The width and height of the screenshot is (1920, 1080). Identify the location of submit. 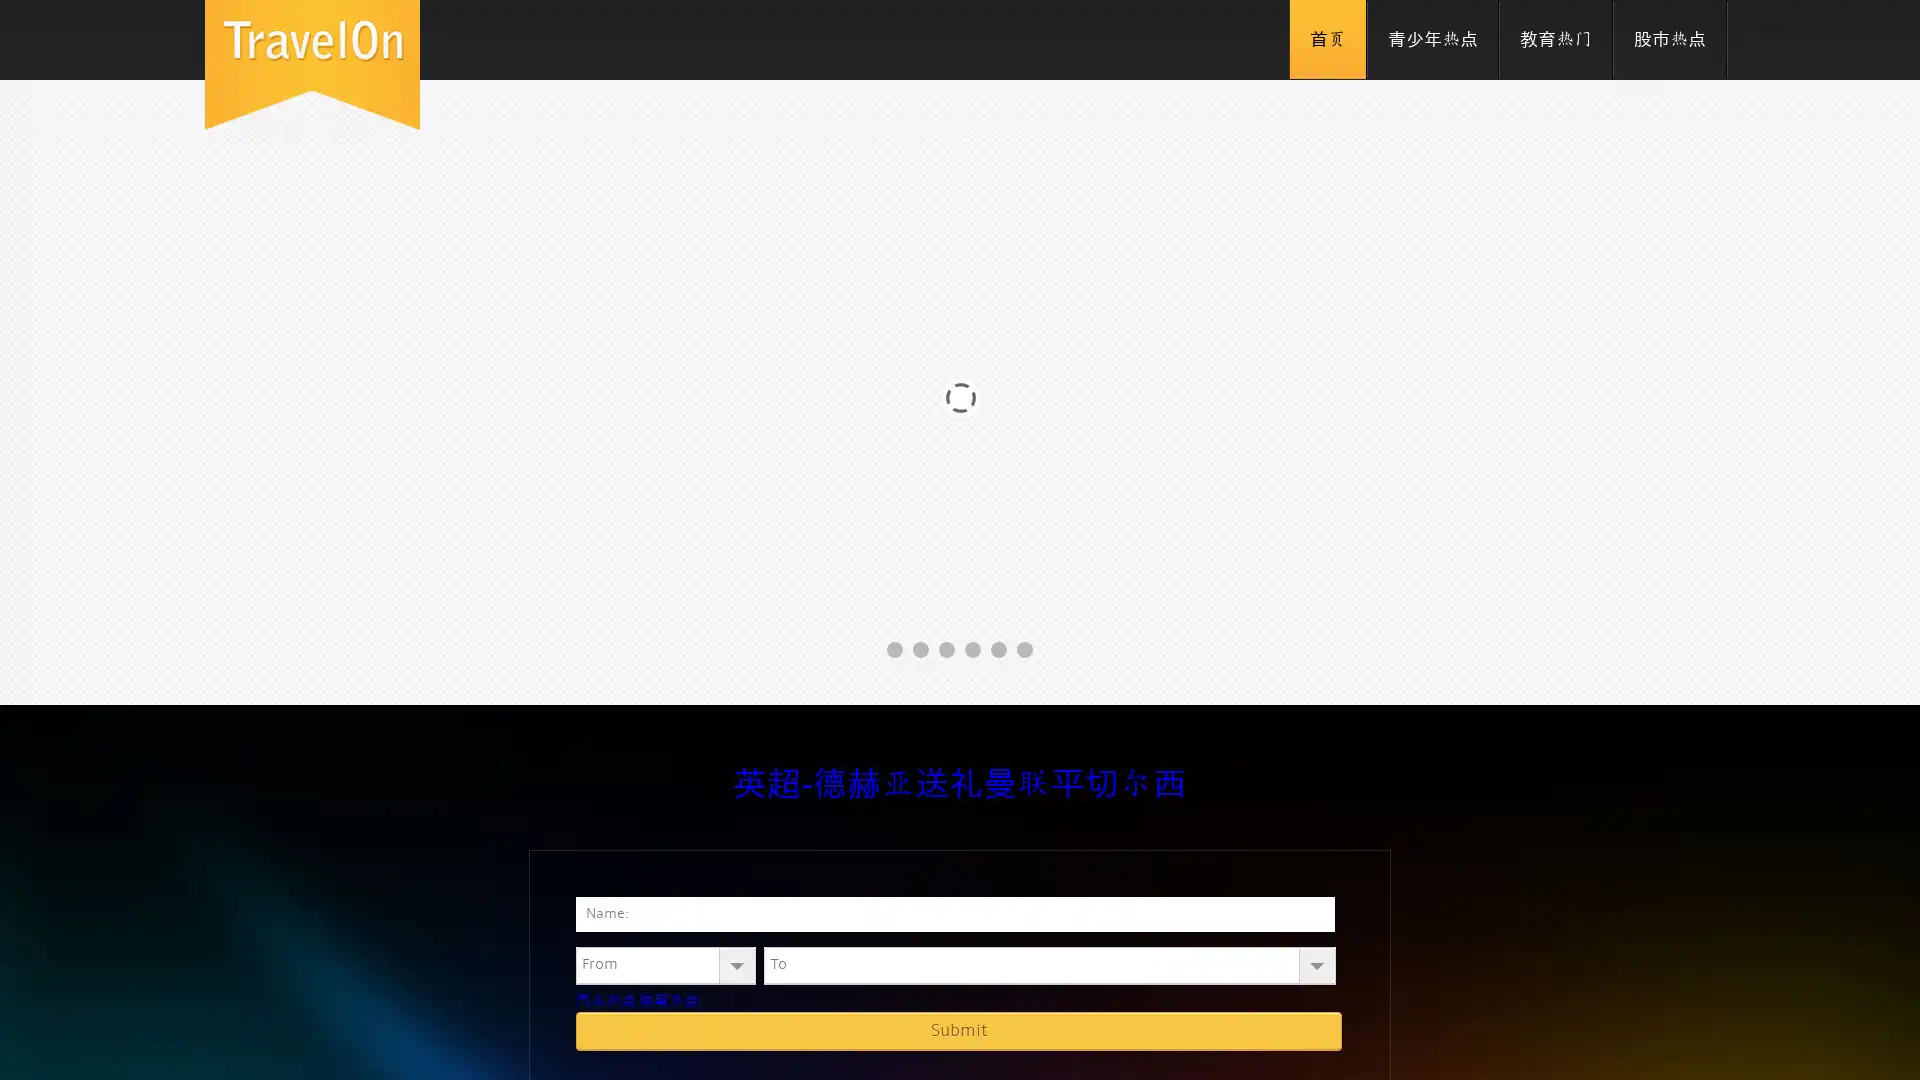
(958, 1030).